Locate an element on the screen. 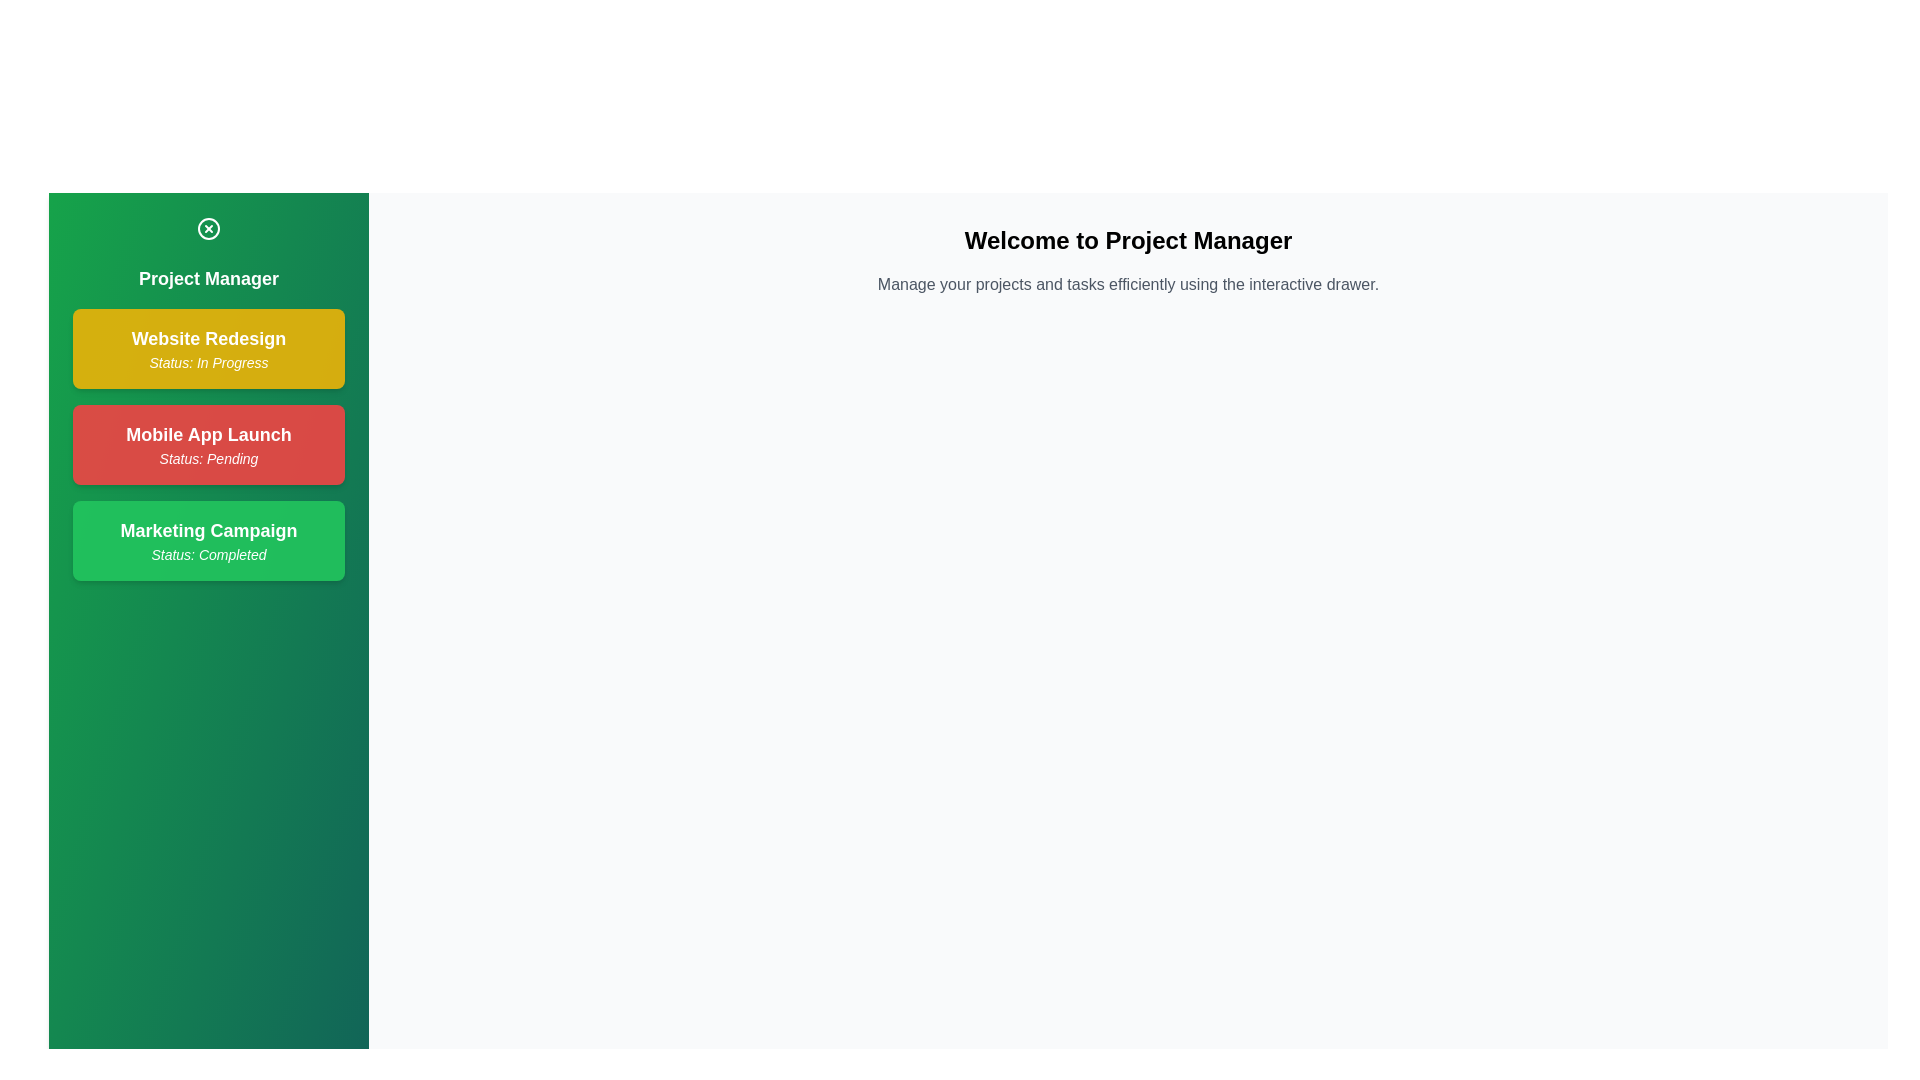 The image size is (1920, 1080). the project item labeled 'Website Redesign' is located at coordinates (209, 347).